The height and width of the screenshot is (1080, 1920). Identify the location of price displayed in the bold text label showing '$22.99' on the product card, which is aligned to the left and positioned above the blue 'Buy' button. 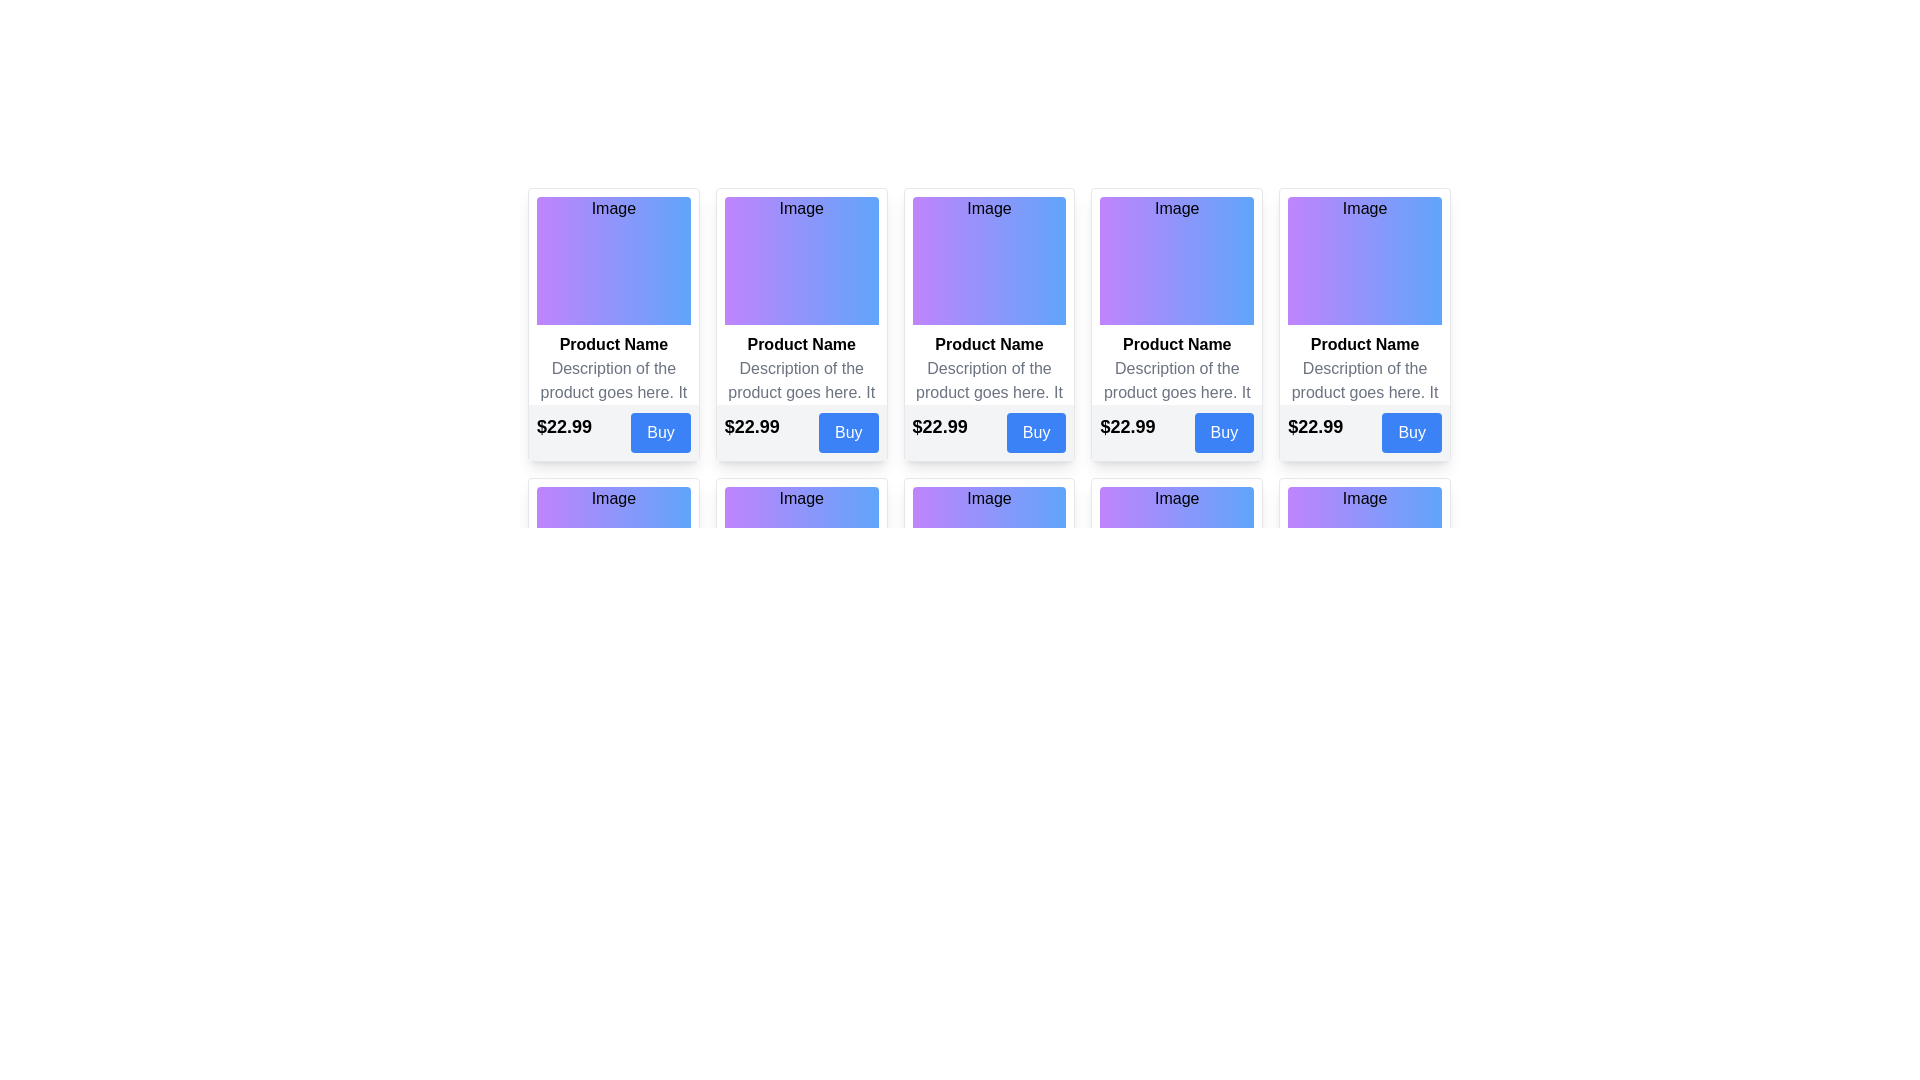
(939, 431).